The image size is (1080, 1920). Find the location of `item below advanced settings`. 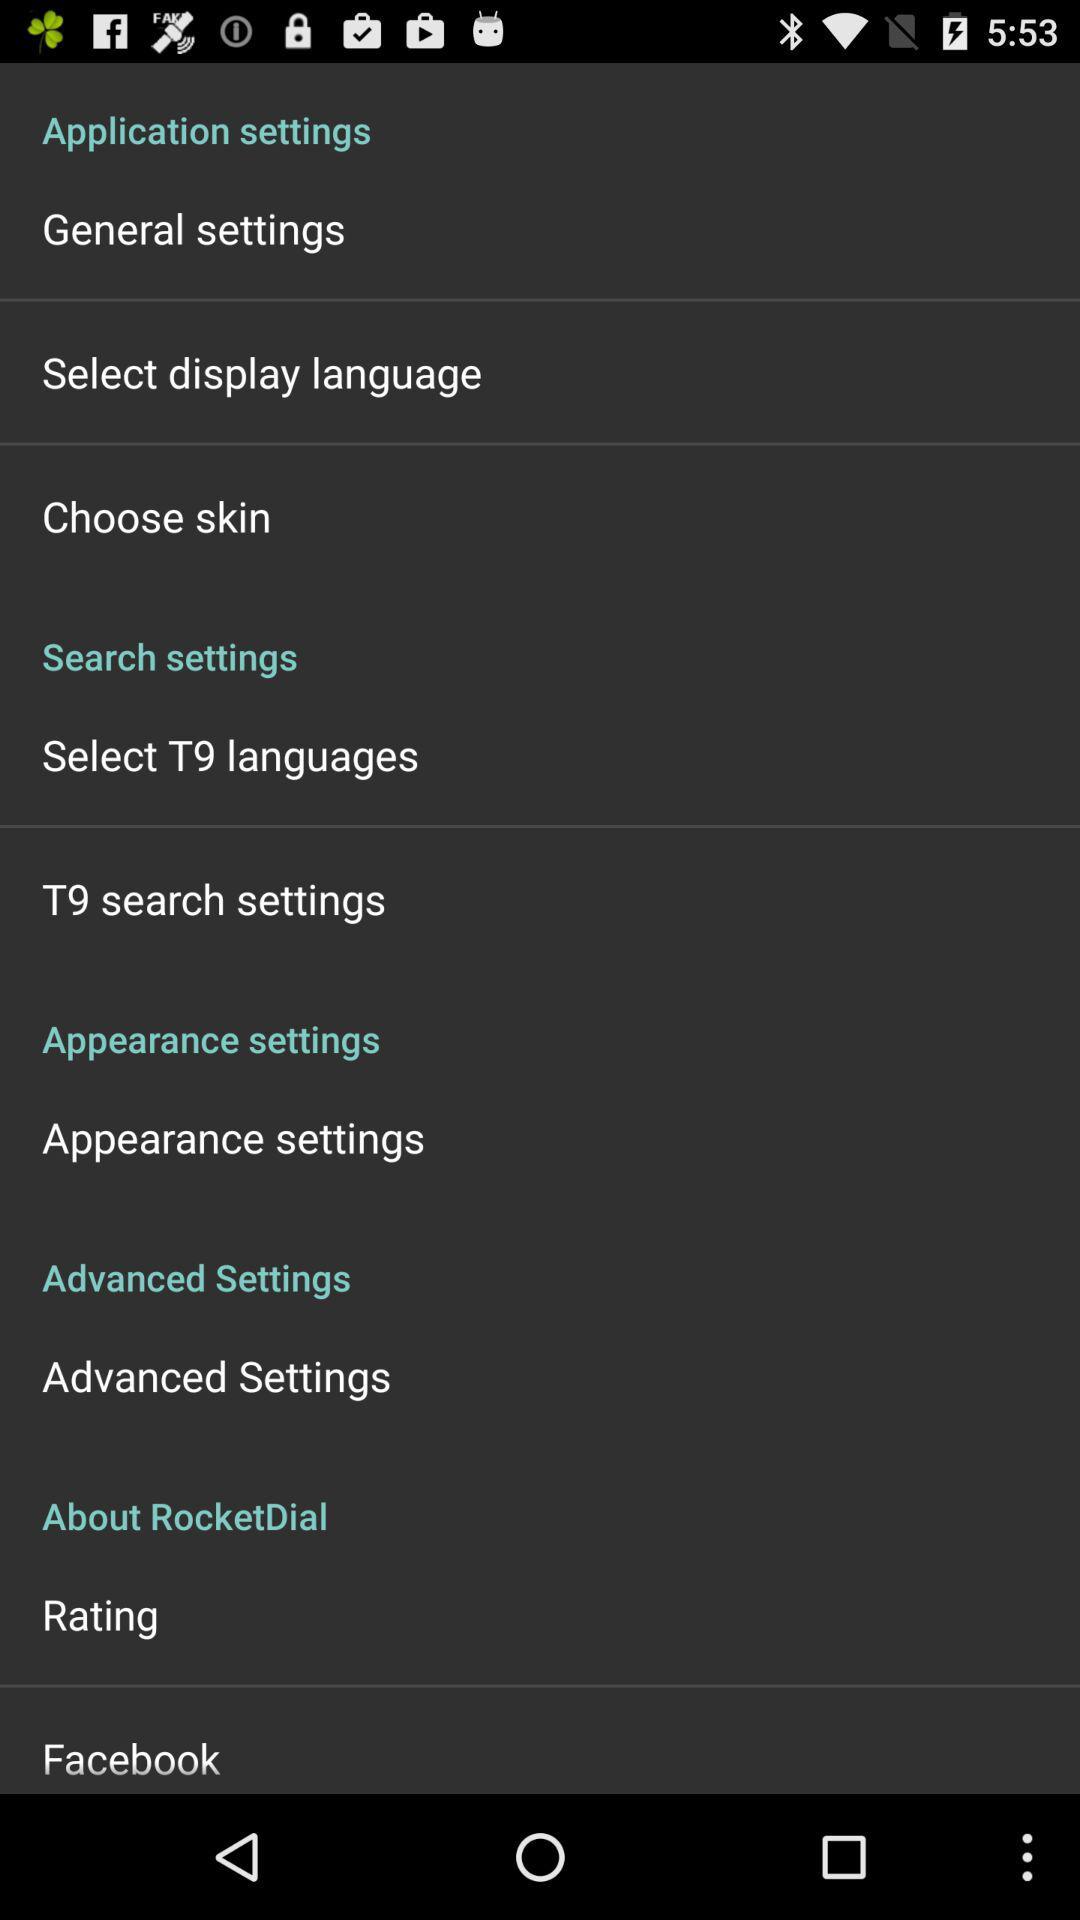

item below advanced settings is located at coordinates (540, 1494).